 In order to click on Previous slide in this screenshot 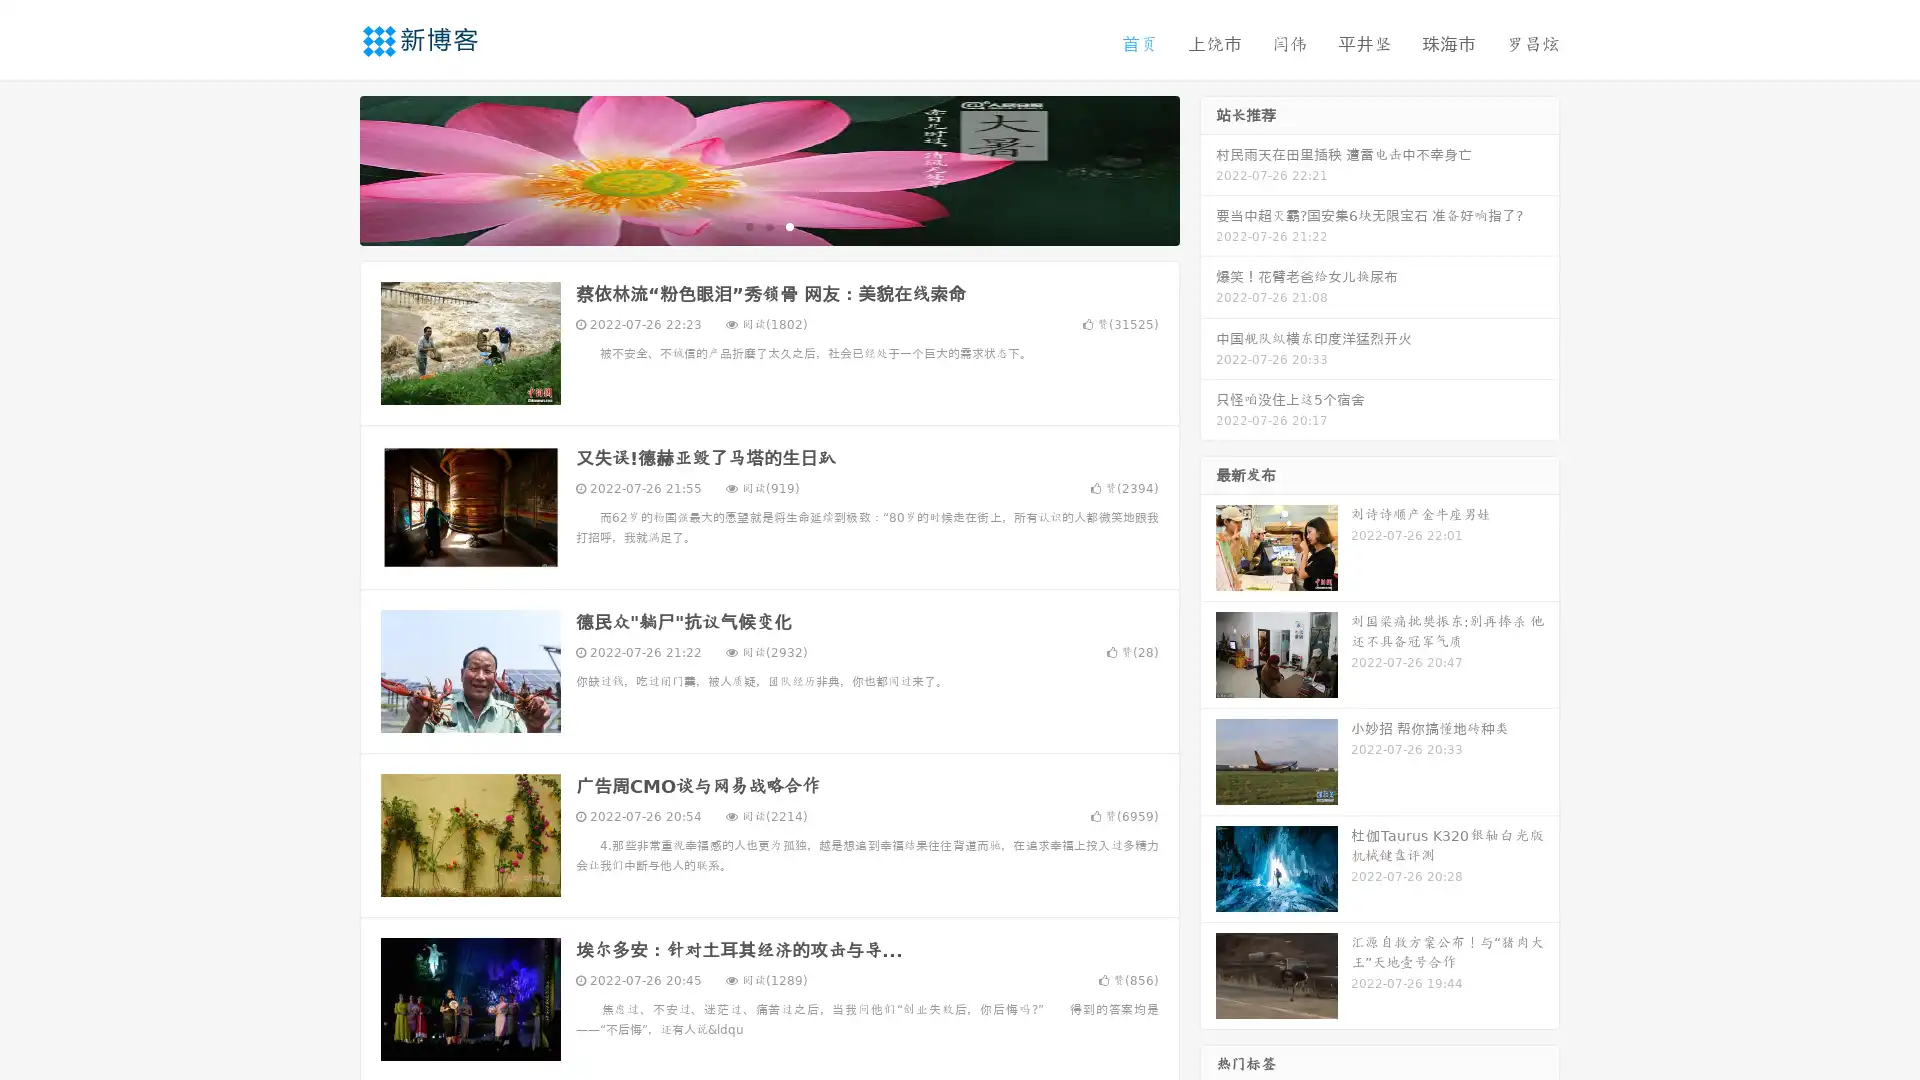, I will do `click(330, 168)`.